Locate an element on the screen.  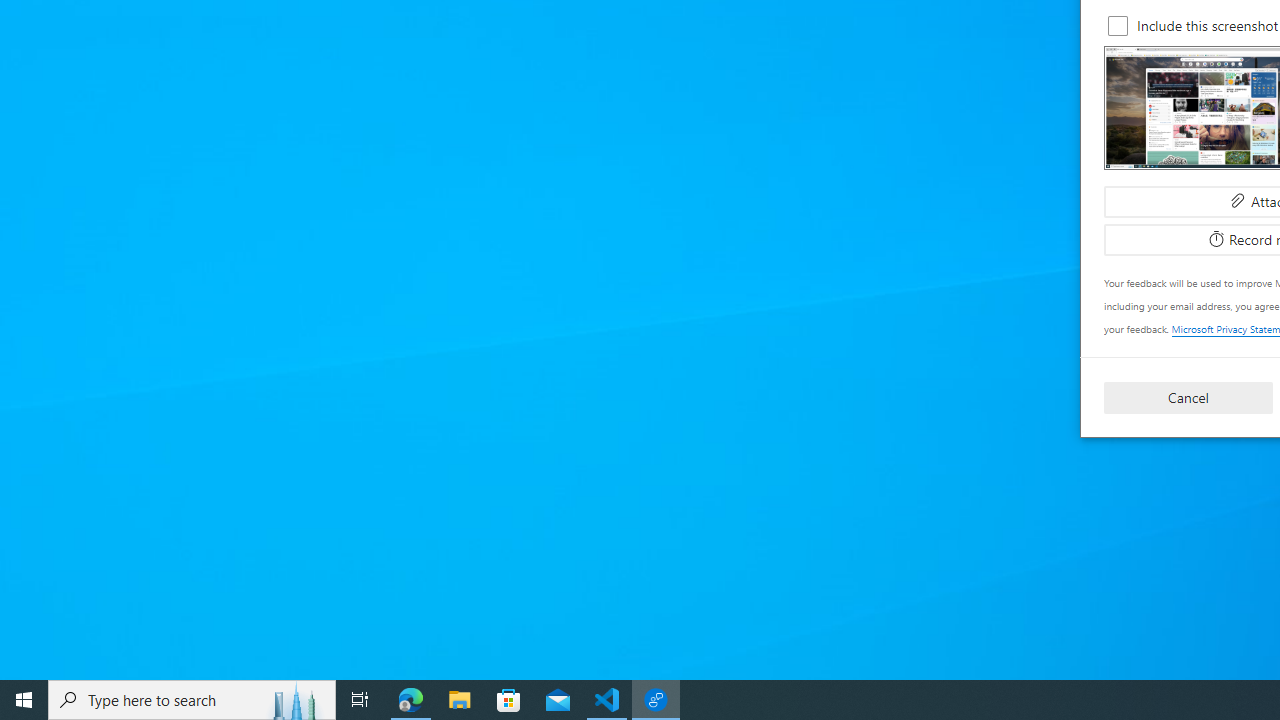
'Start' is located at coordinates (24, 698).